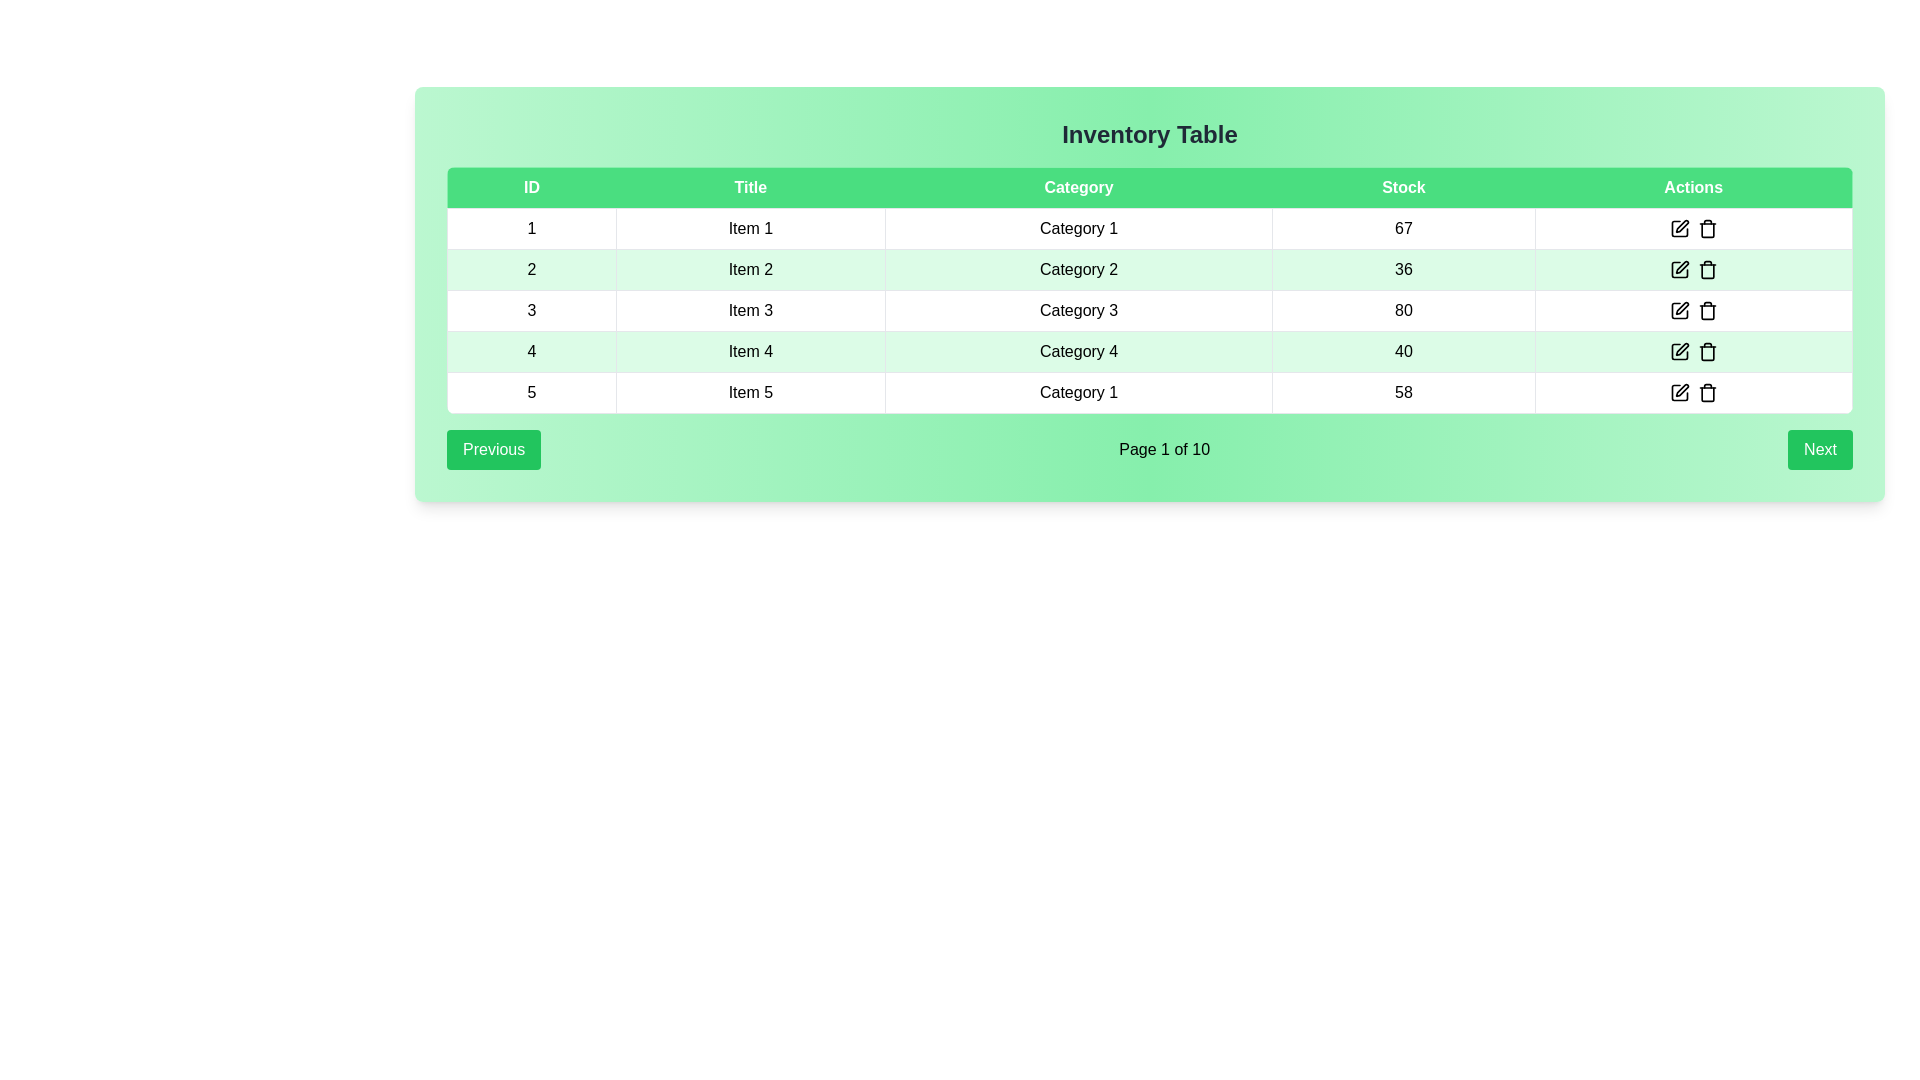 Image resolution: width=1920 pixels, height=1080 pixels. Describe the element at coordinates (531, 311) in the screenshot. I see `the table cell displaying the text '3' located in the third row and first column of the table, under the 'ID' header` at that location.